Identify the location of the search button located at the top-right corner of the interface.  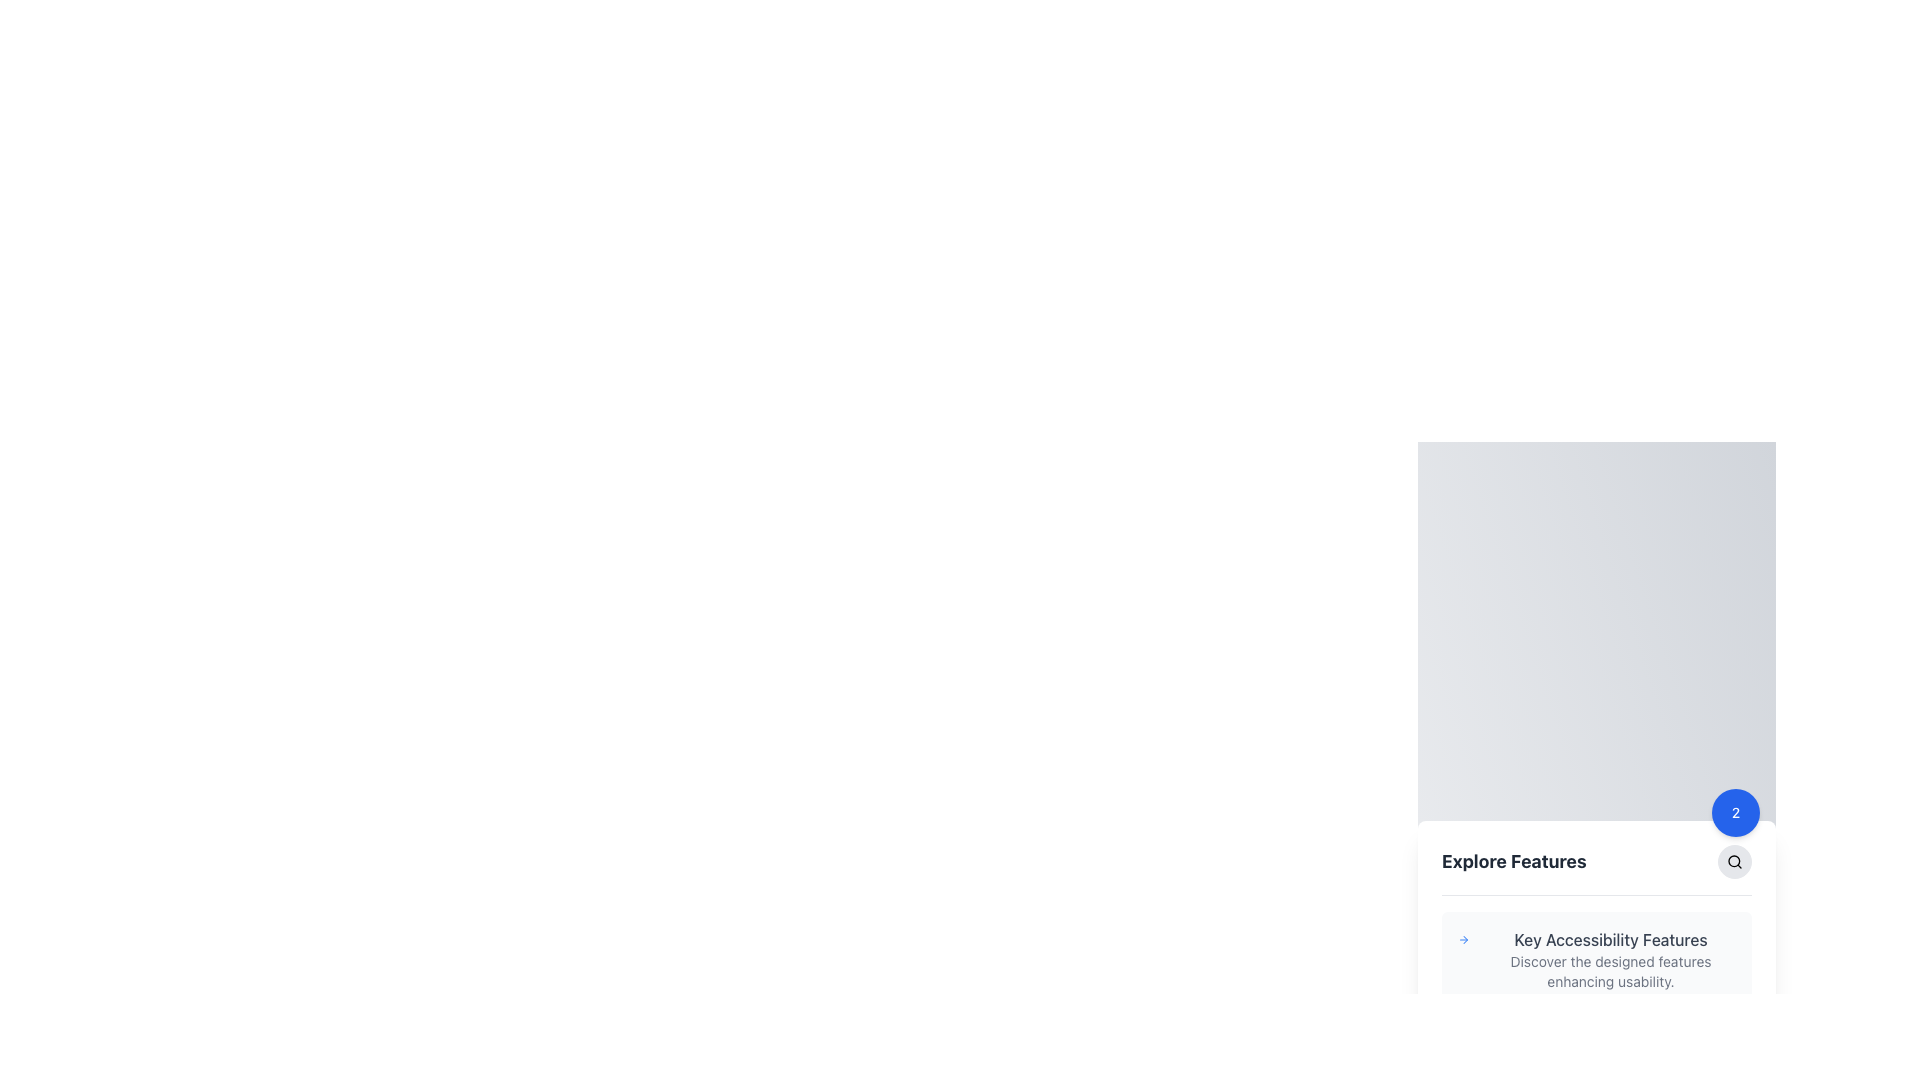
(1733, 859).